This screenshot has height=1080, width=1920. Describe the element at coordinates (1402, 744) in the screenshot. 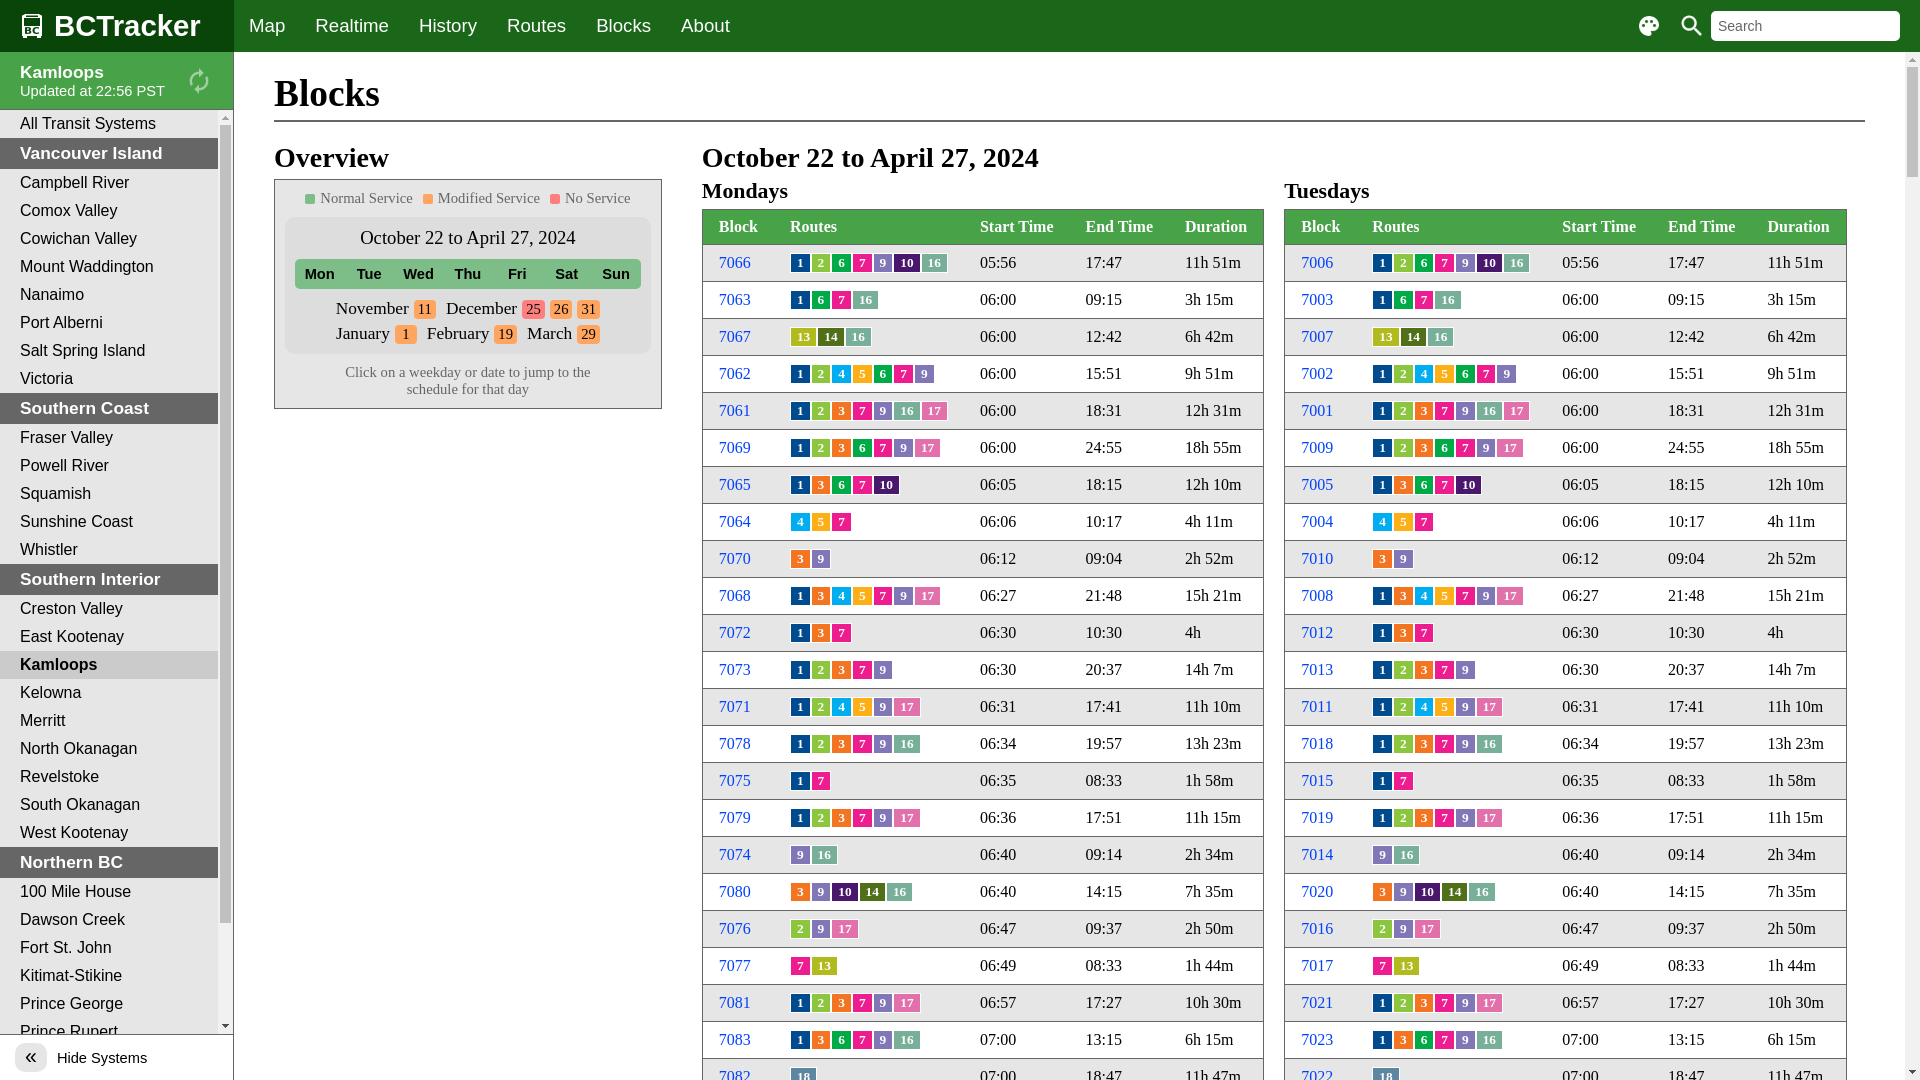

I see `'2'` at that location.